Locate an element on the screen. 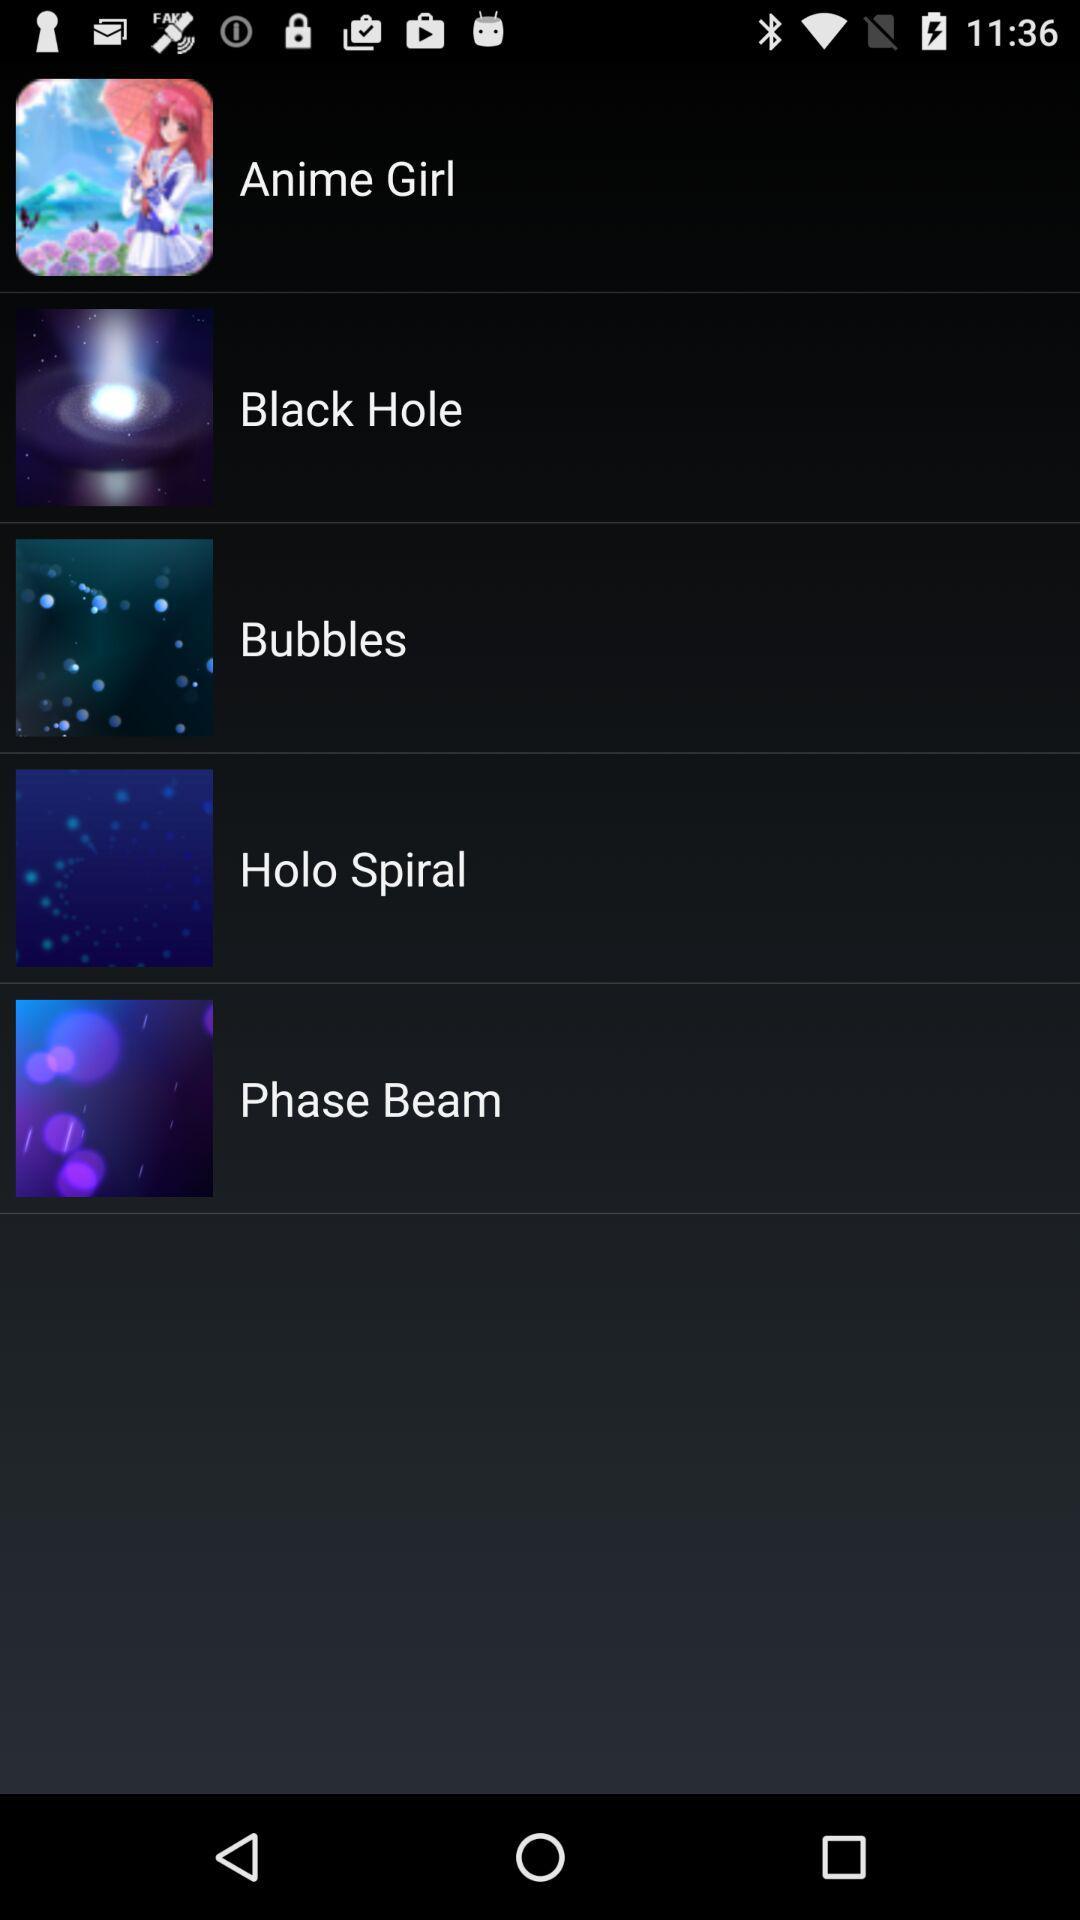  the holo spiral app is located at coordinates (352, 868).